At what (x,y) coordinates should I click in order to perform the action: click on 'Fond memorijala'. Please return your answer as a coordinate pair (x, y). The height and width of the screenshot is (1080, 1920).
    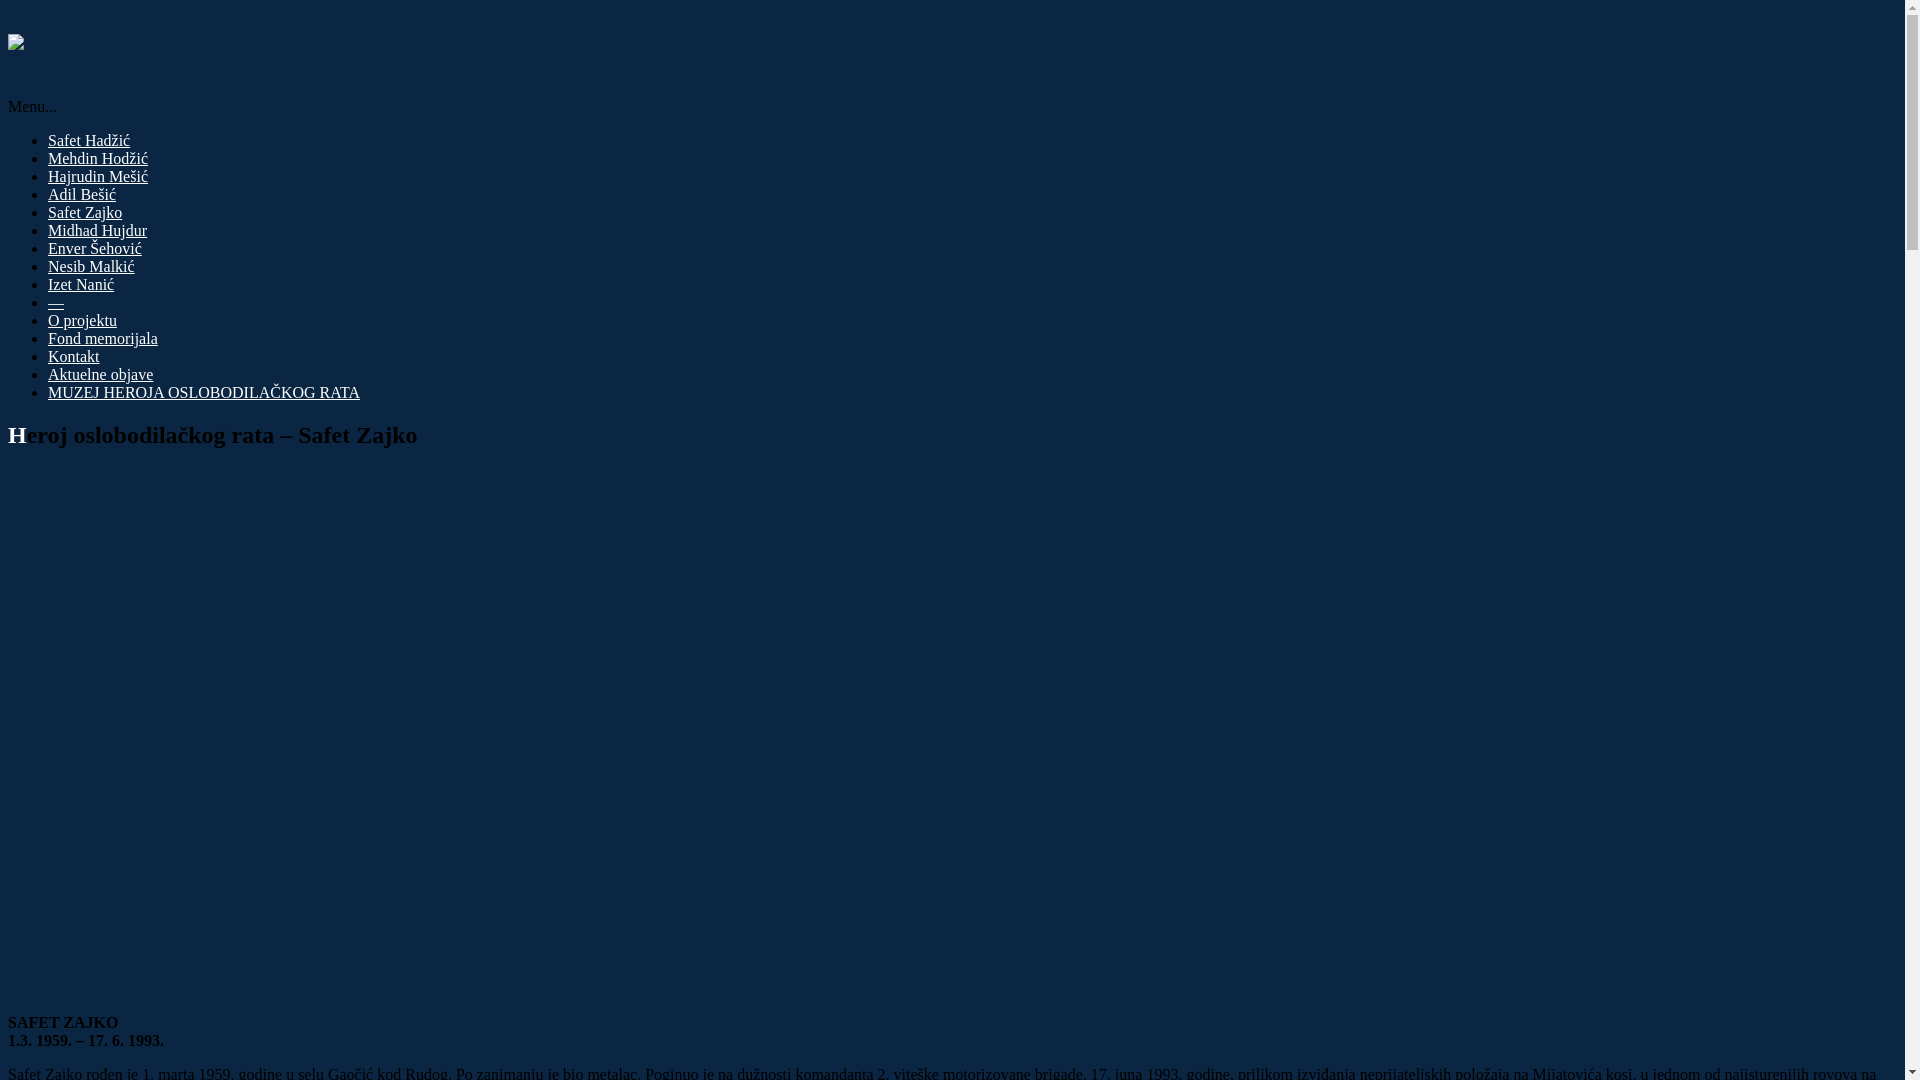
    Looking at the image, I should click on (101, 337).